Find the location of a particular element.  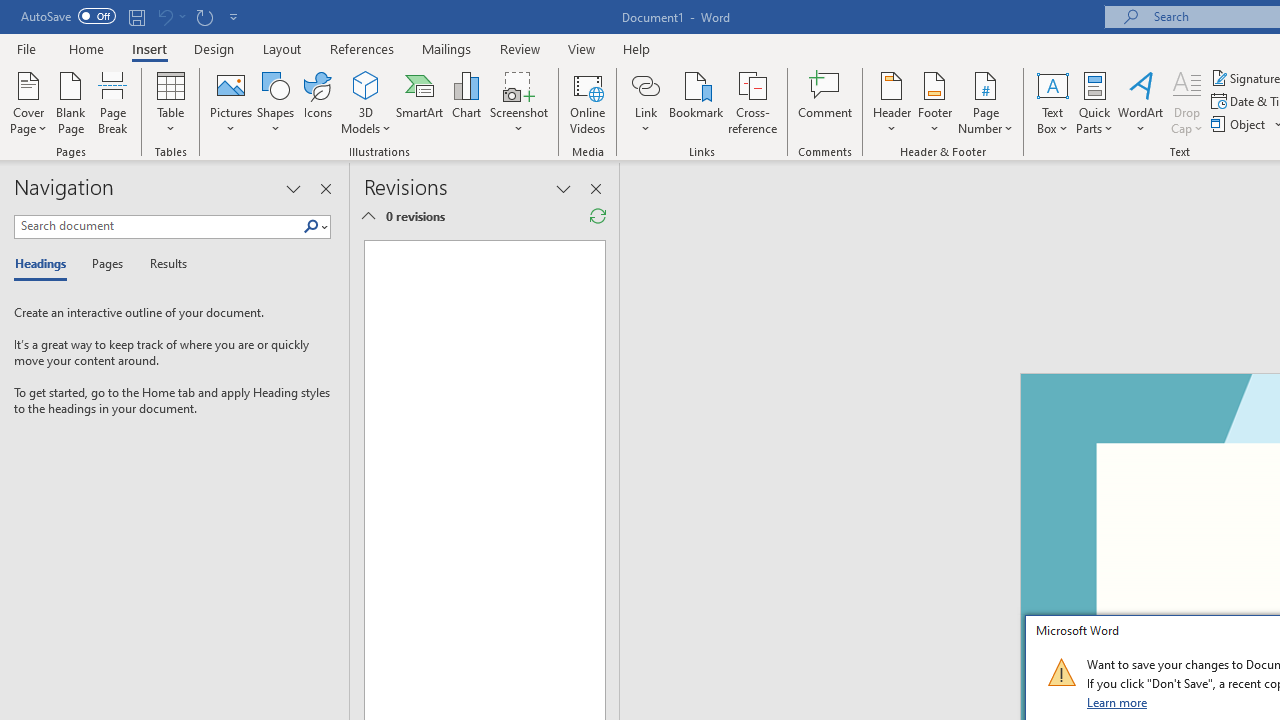

'Can' is located at coordinates (164, 16).